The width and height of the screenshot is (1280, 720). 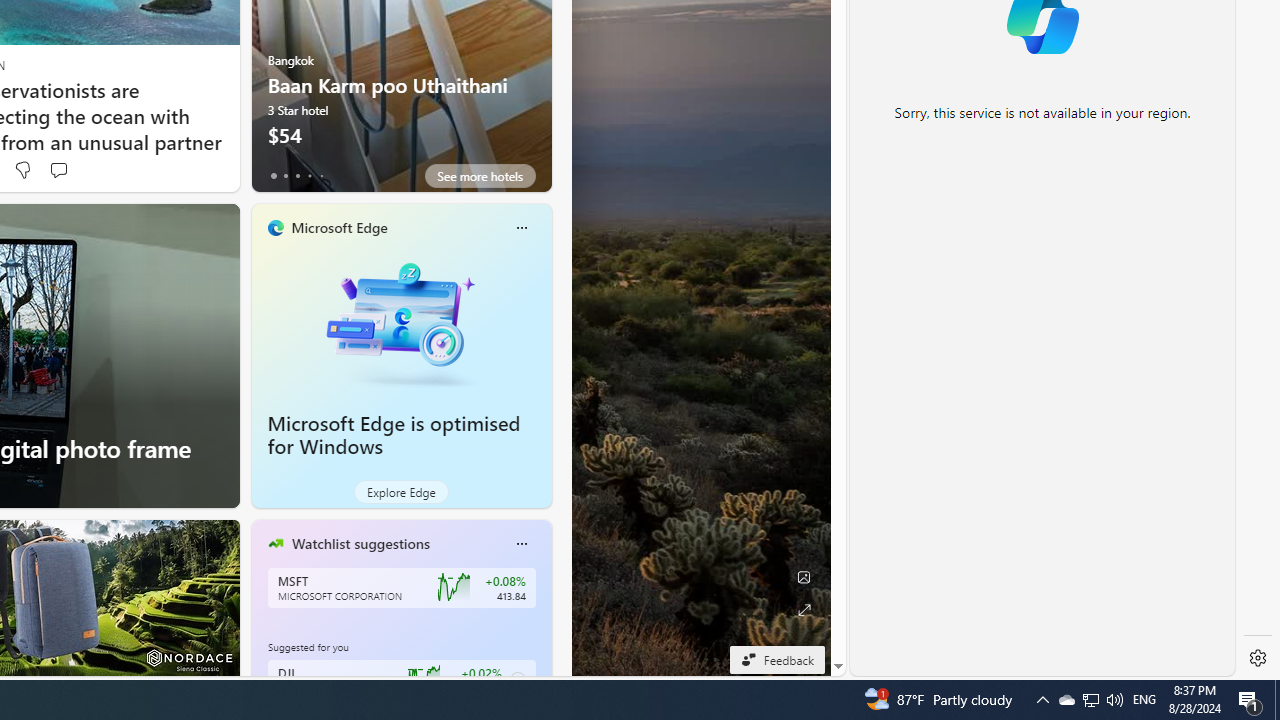 I want to click on 'Feedback', so click(x=776, y=659).